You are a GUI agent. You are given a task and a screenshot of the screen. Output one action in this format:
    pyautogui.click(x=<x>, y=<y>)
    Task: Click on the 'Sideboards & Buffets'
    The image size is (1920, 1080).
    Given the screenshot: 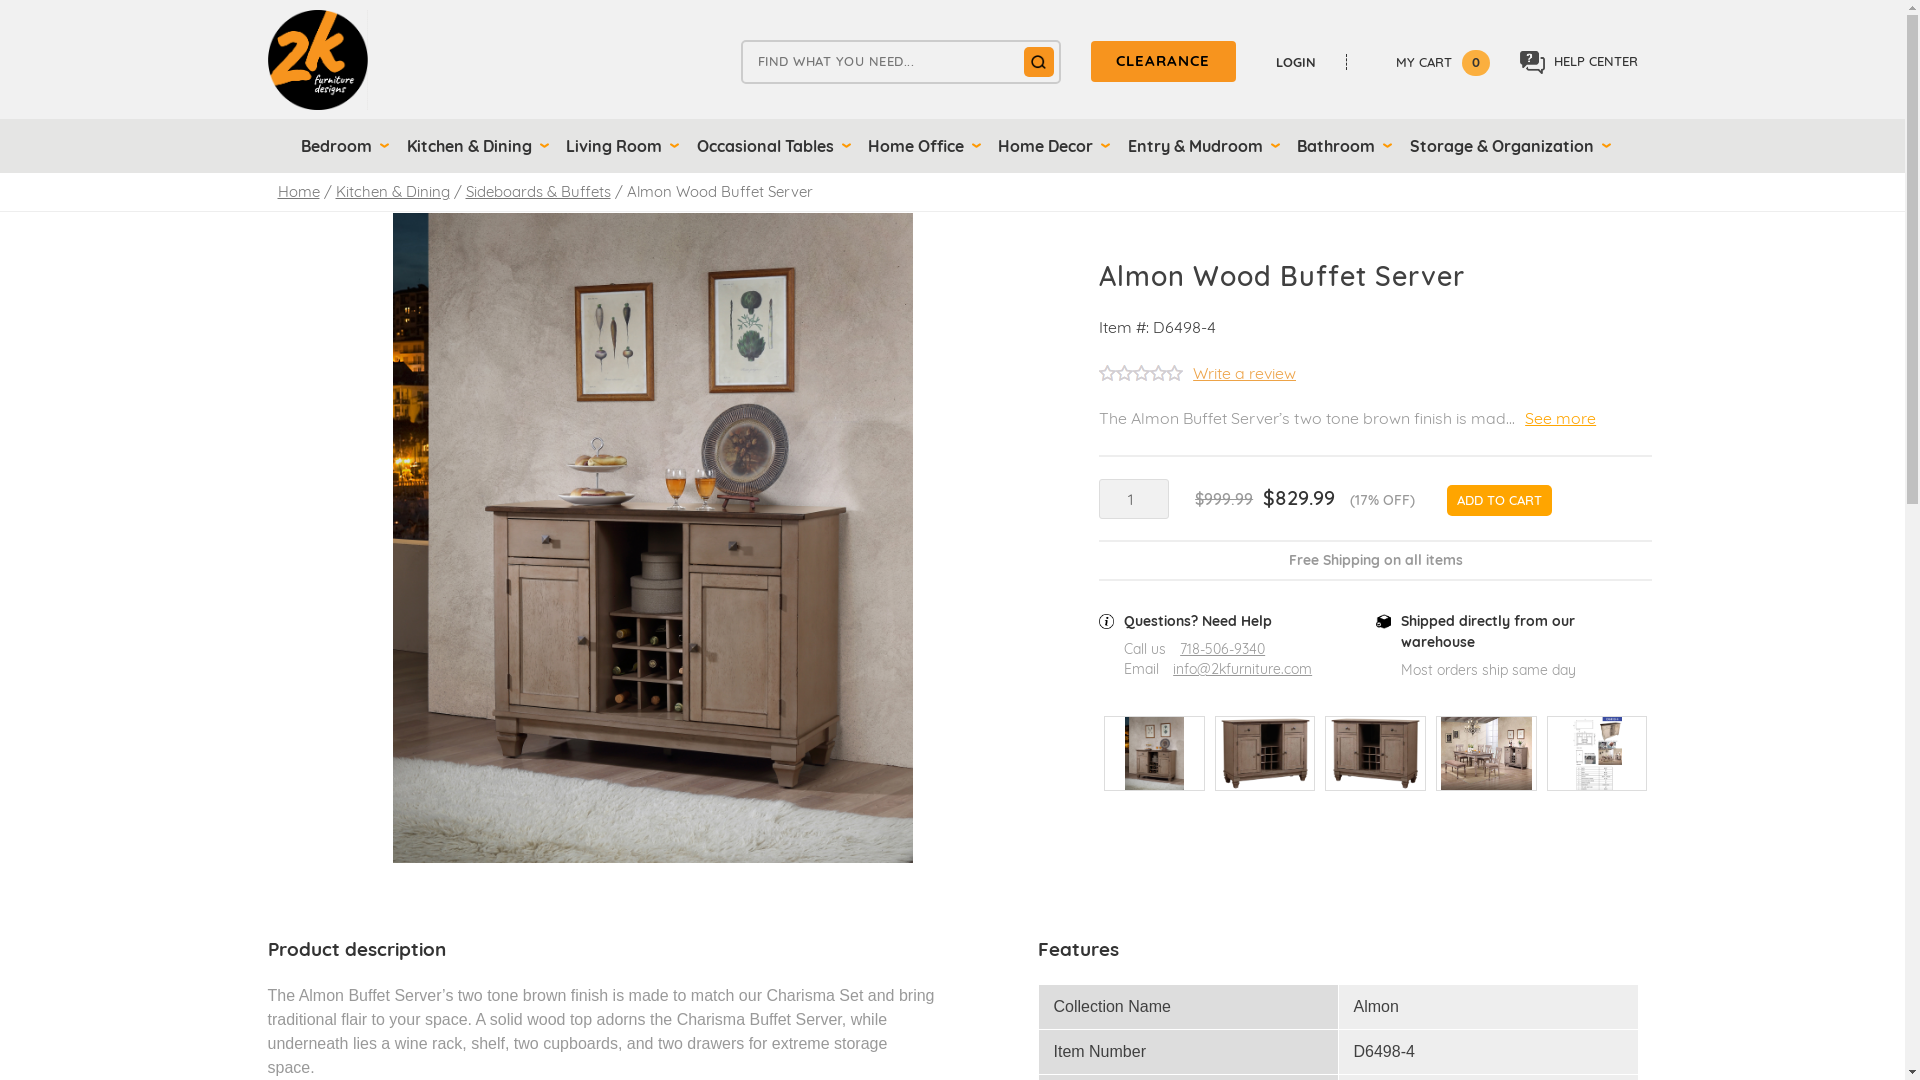 What is the action you would take?
    pyautogui.click(x=538, y=191)
    